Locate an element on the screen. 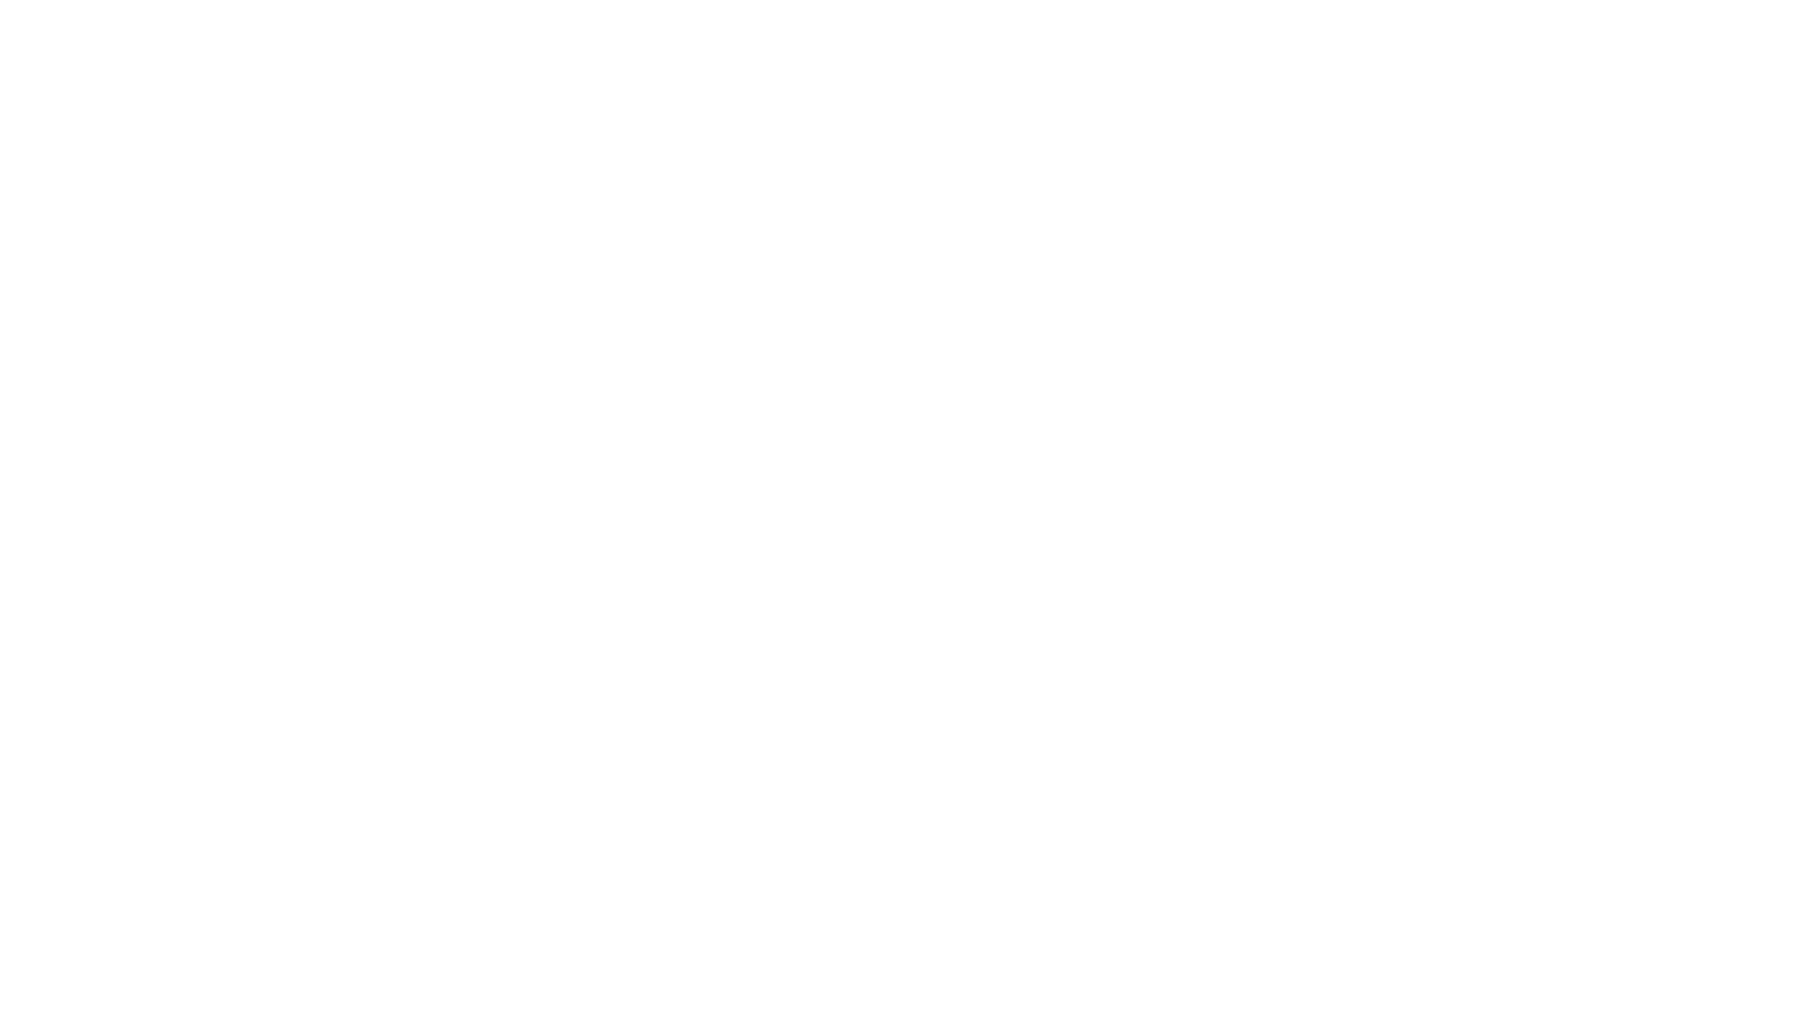 This screenshot has height=1024, width=1800. '. A concept born of Joe’s desire to work on small batch bespoke single variety products. Our first offering is an' is located at coordinates (601, 946).